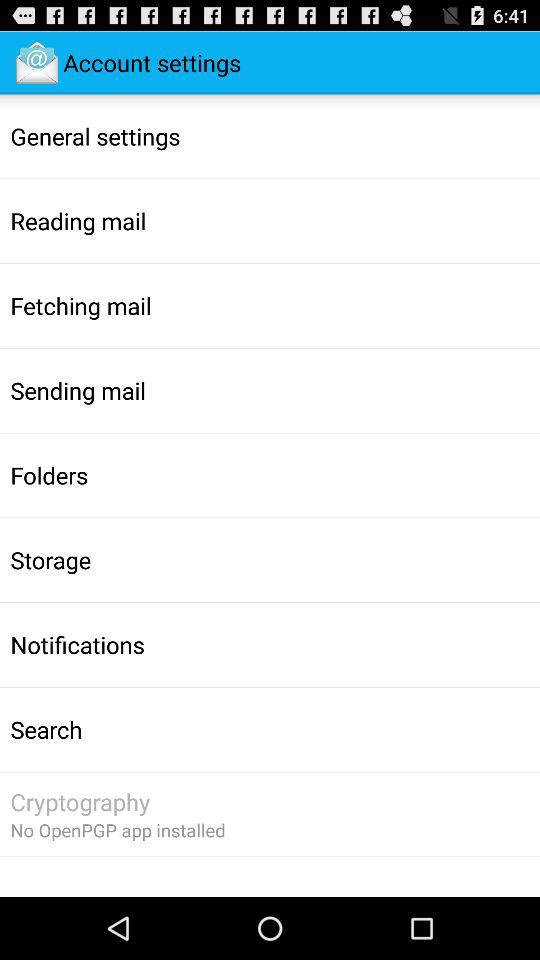  I want to click on the fetching mail item, so click(80, 305).